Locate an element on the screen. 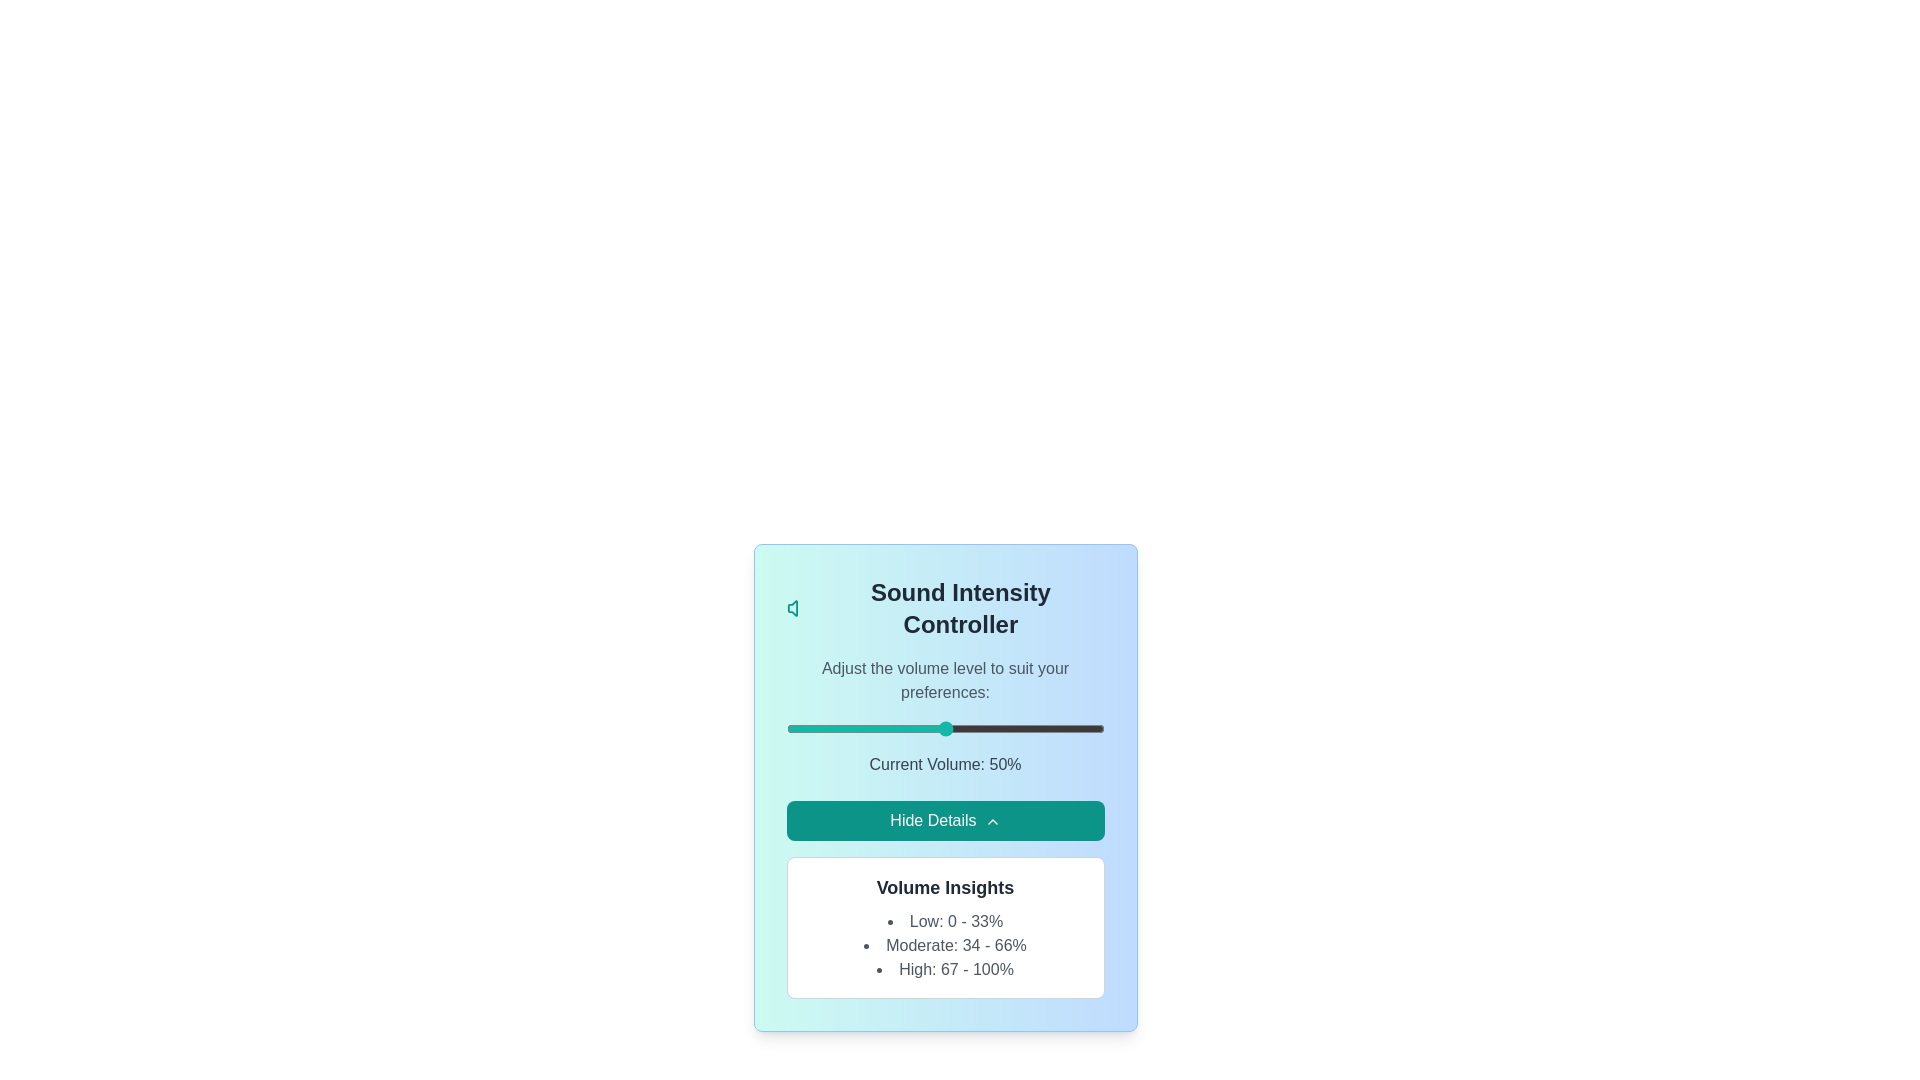 This screenshot has width=1920, height=1080. the volume slider to set the audio intensity to 3% is located at coordinates (795, 729).